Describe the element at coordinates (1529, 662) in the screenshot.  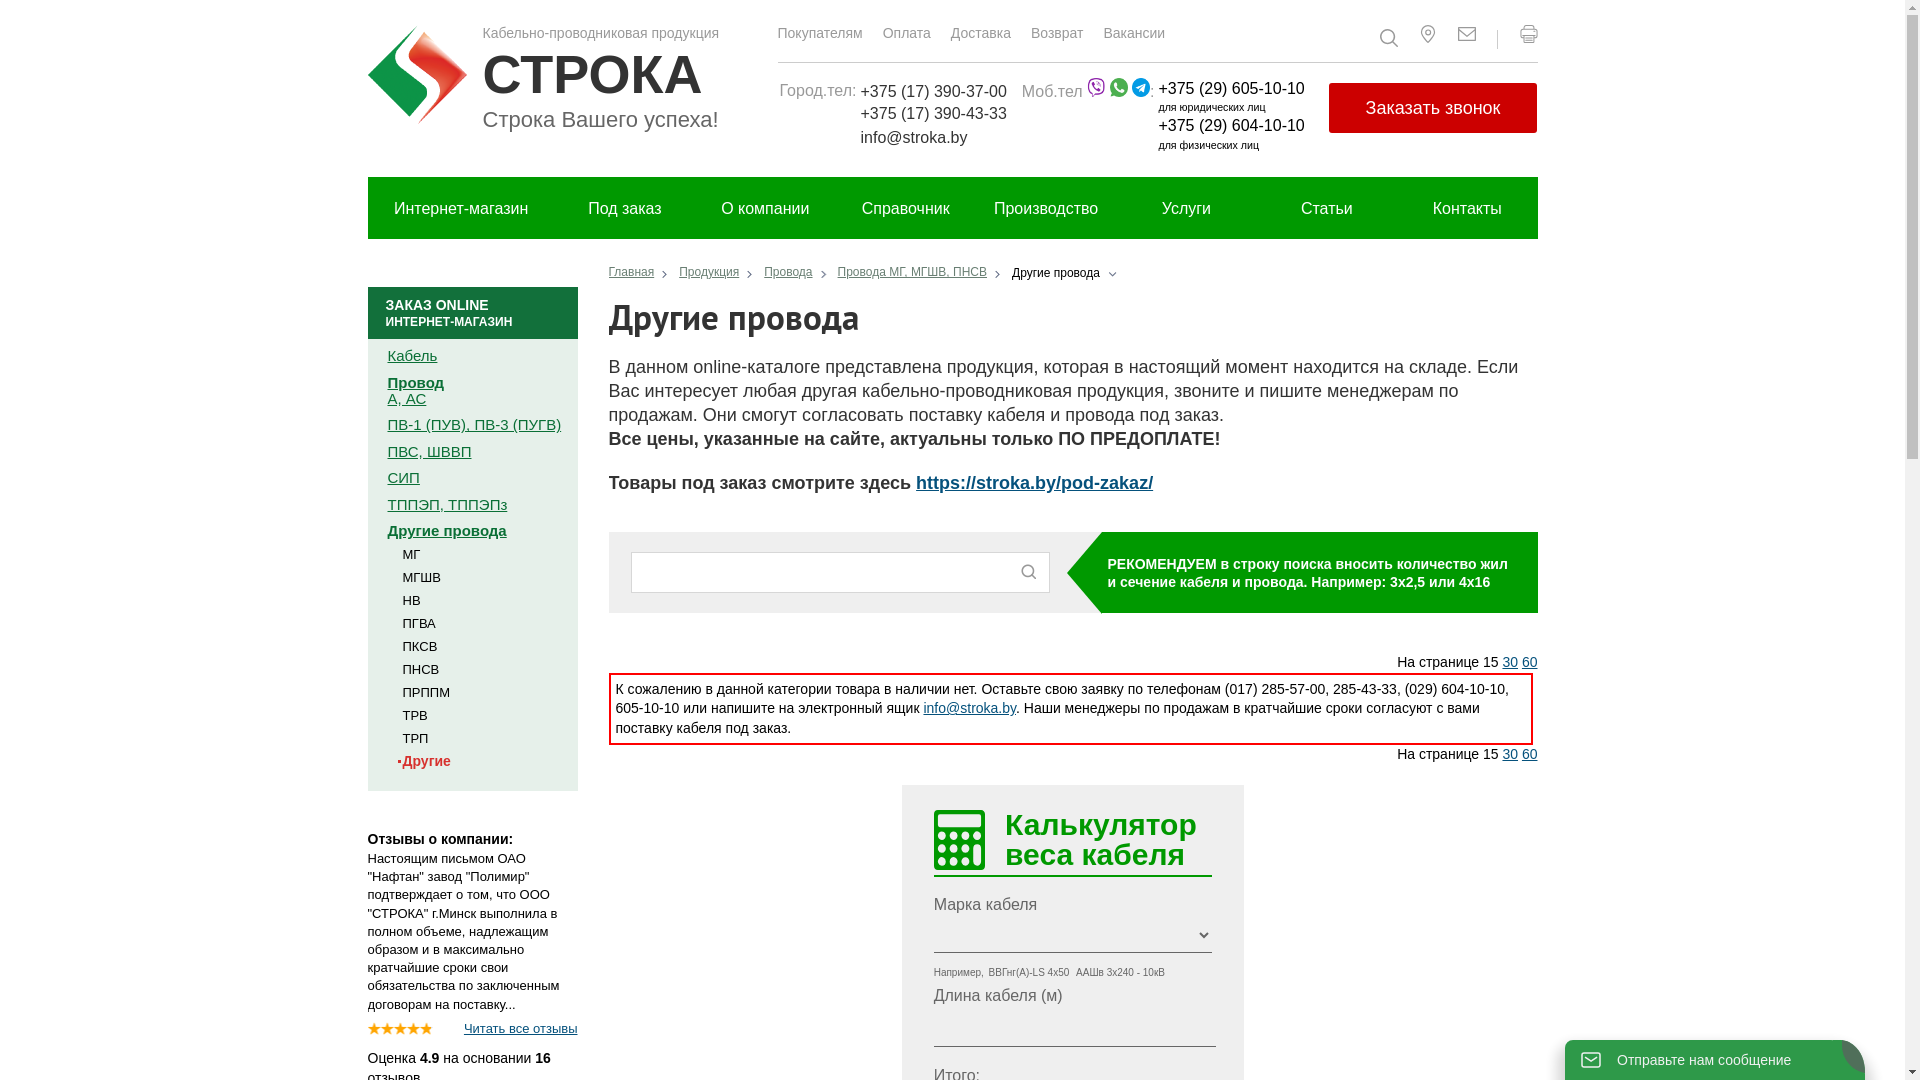
I see `'60'` at that location.